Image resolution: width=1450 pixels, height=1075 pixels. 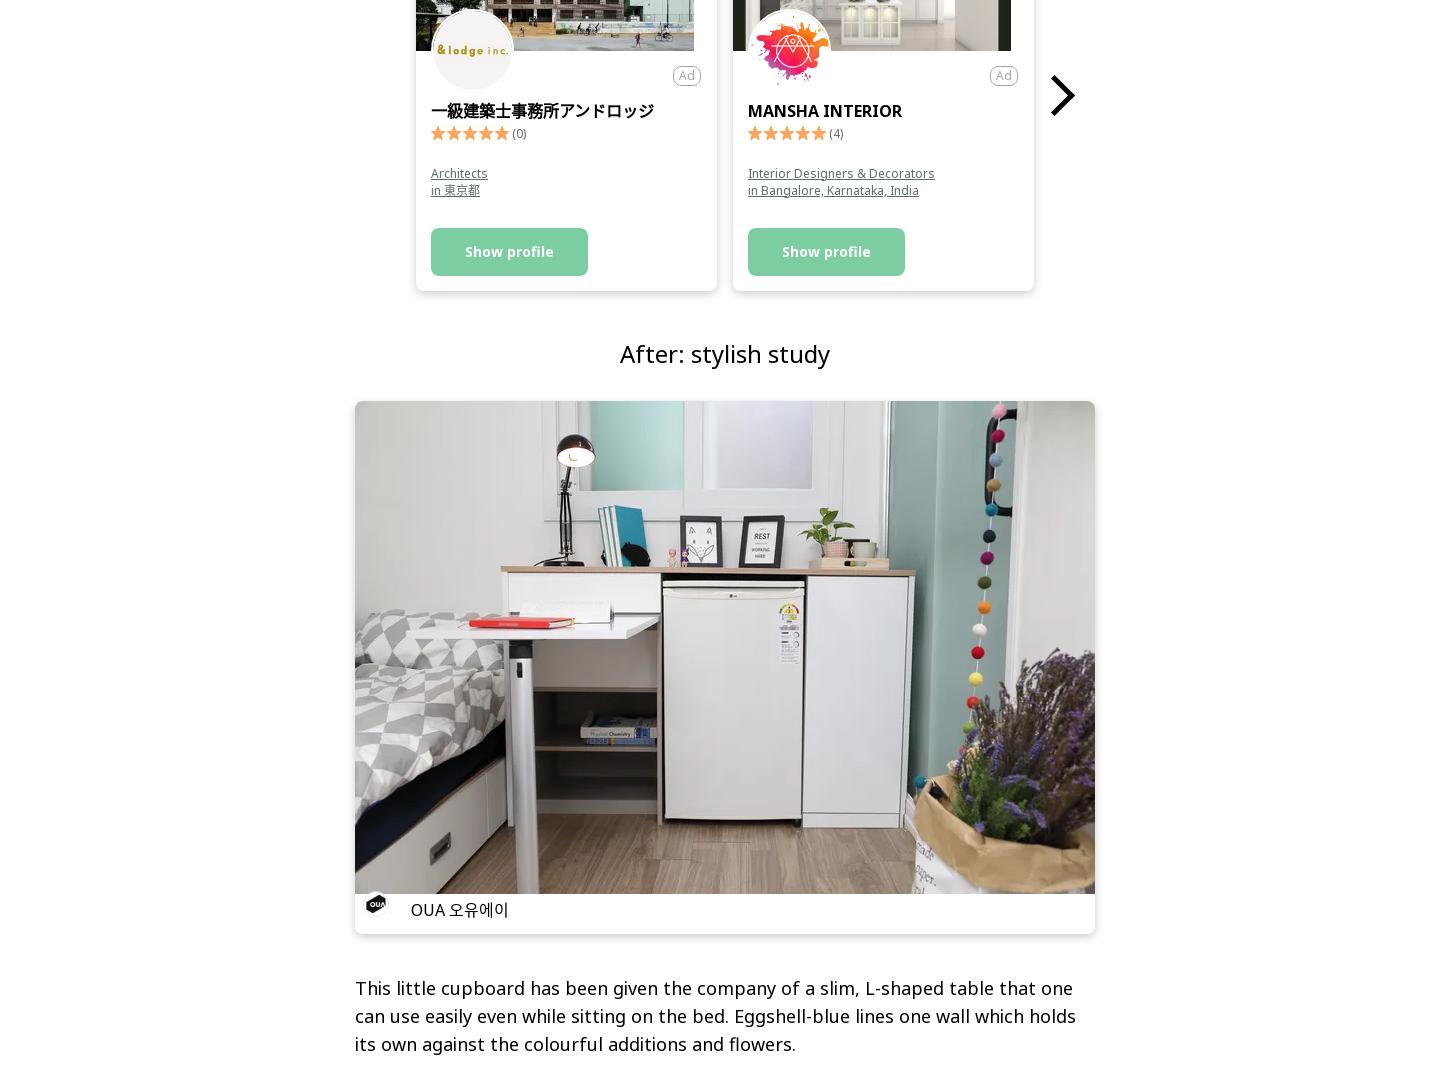 What do you see at coordinates (836, 132) in the screenshot?
I see `'(4)'` at bounding box center [836, 132].